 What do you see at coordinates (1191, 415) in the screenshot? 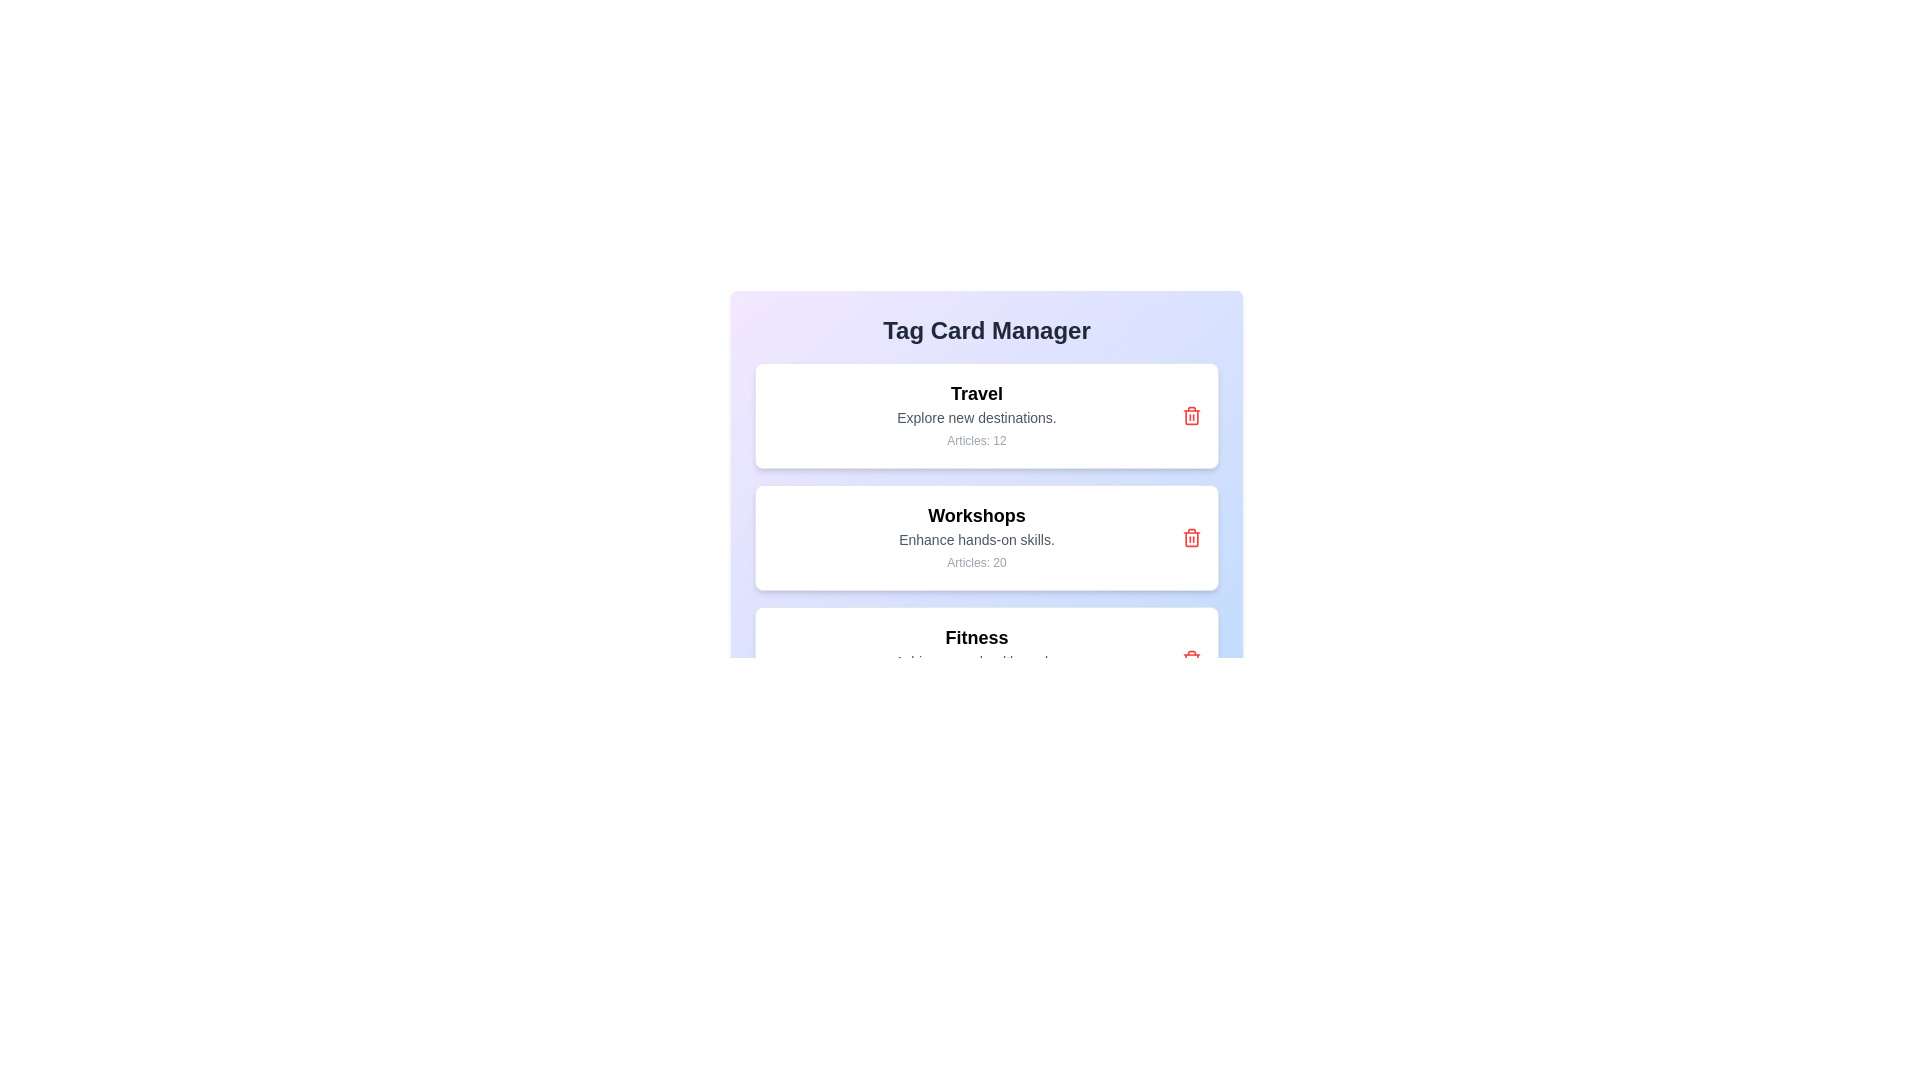
I see `delete button for the tag labeled Travel` at bounding box center [1191, 415].